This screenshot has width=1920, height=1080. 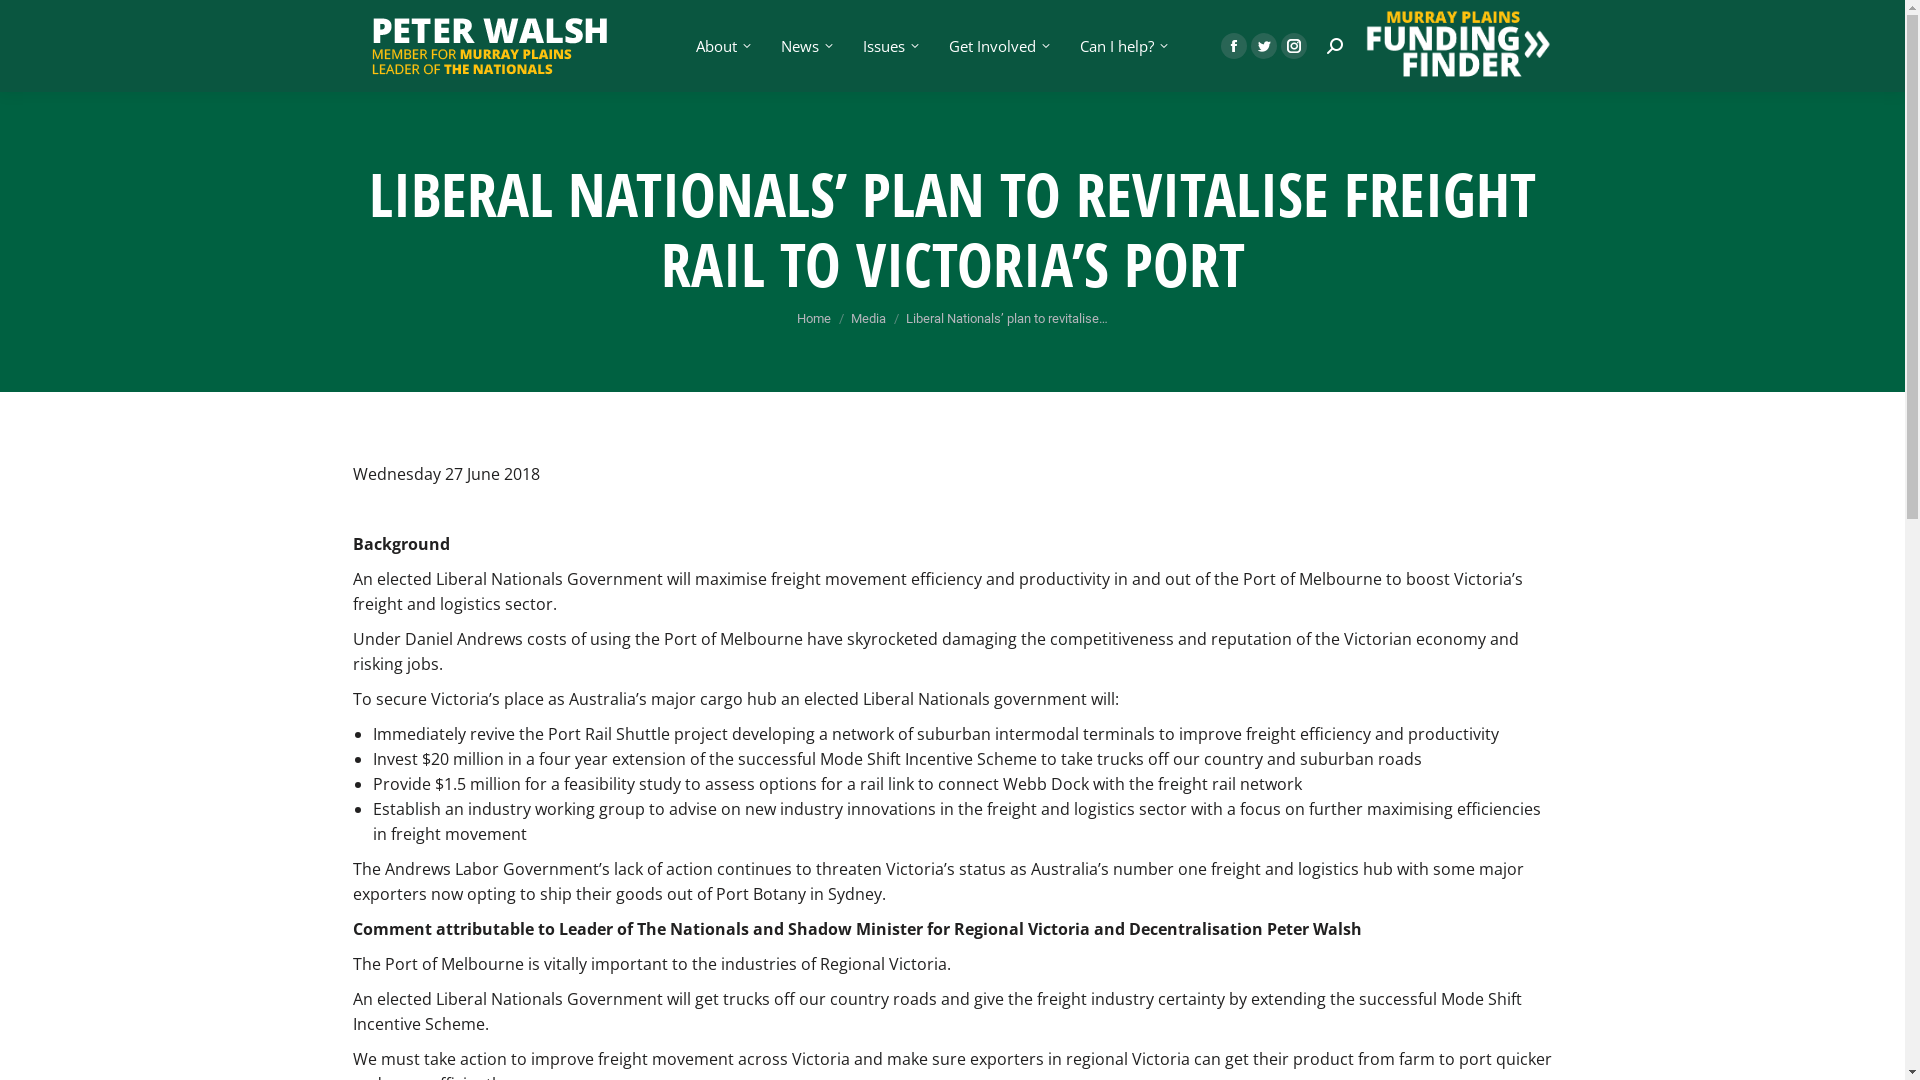 What do you see at coordinates (1122, 45) in the screenshot?
I see `'Can I help?'` at bounding box center [1122, 45].